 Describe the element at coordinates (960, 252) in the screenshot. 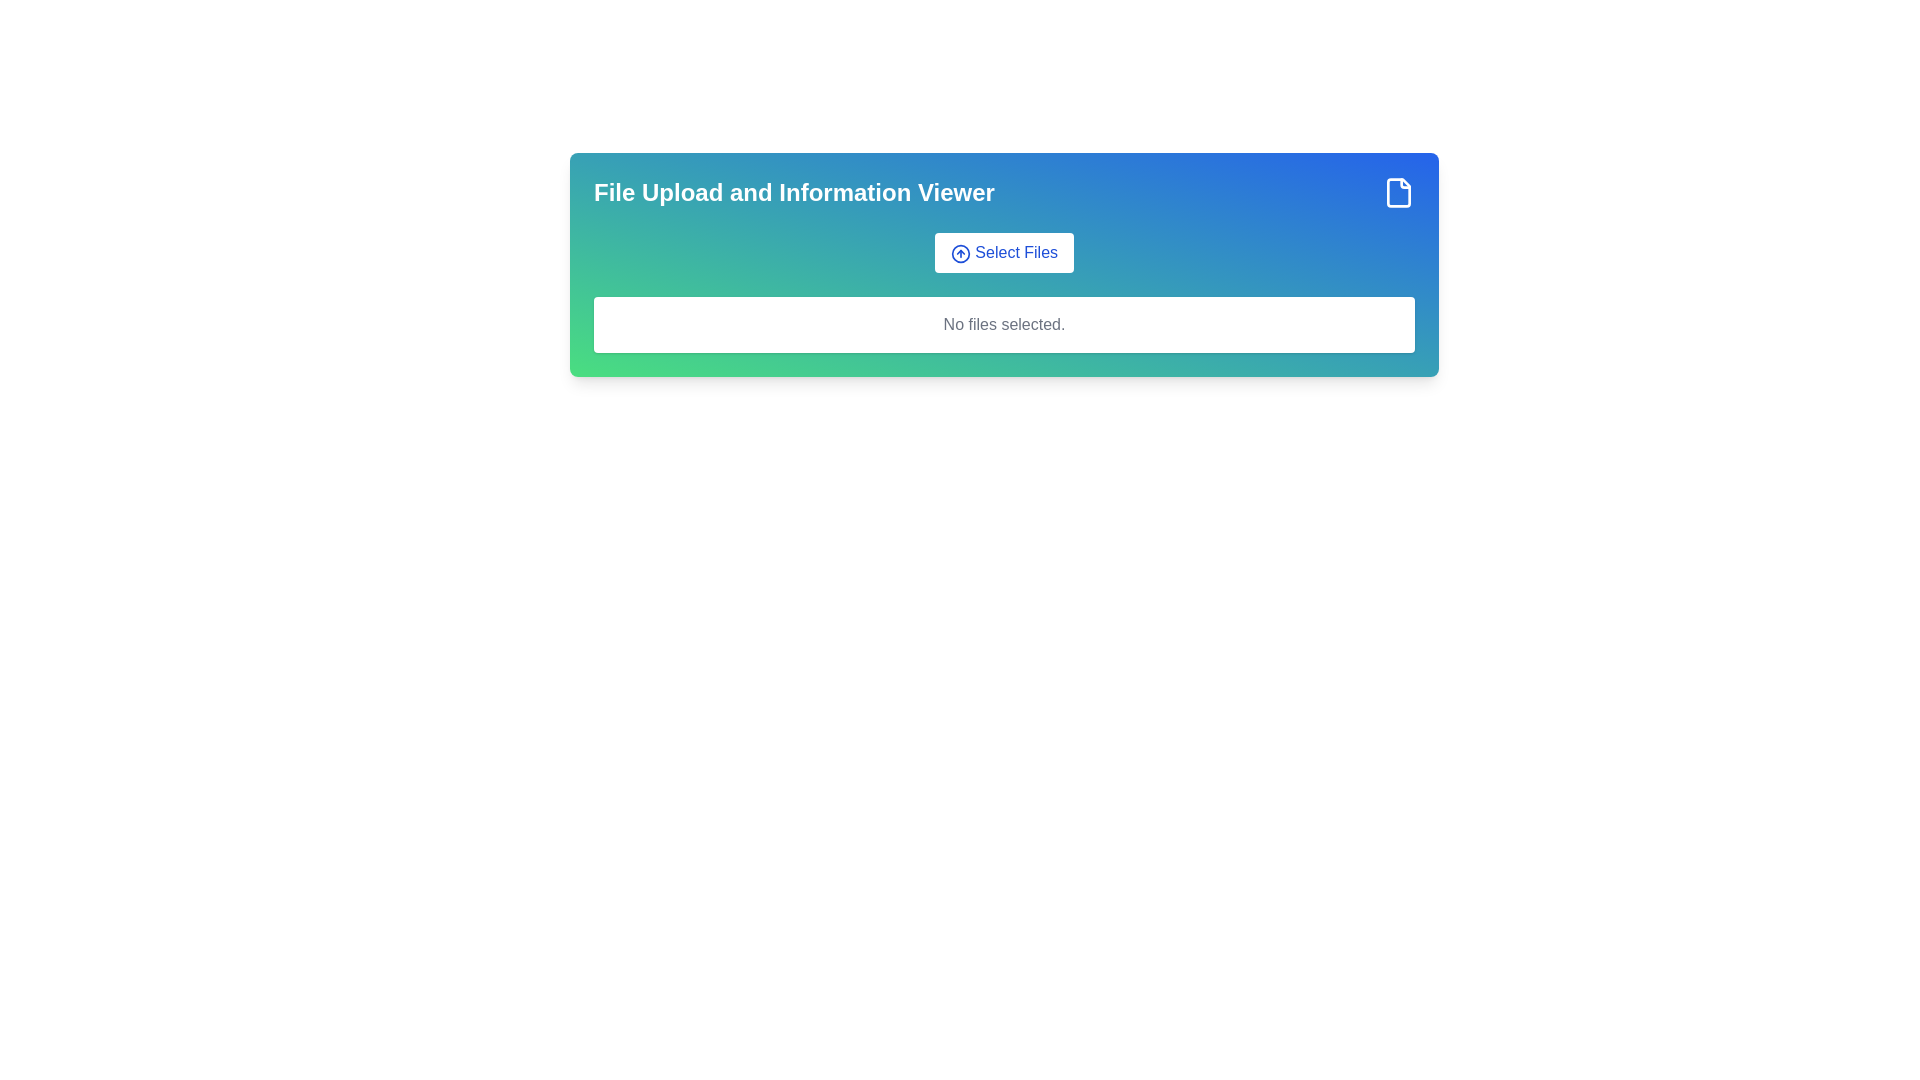

I see `the circular icon with an upward arrow inside, which is part of the 'Select Files' button` at that location.